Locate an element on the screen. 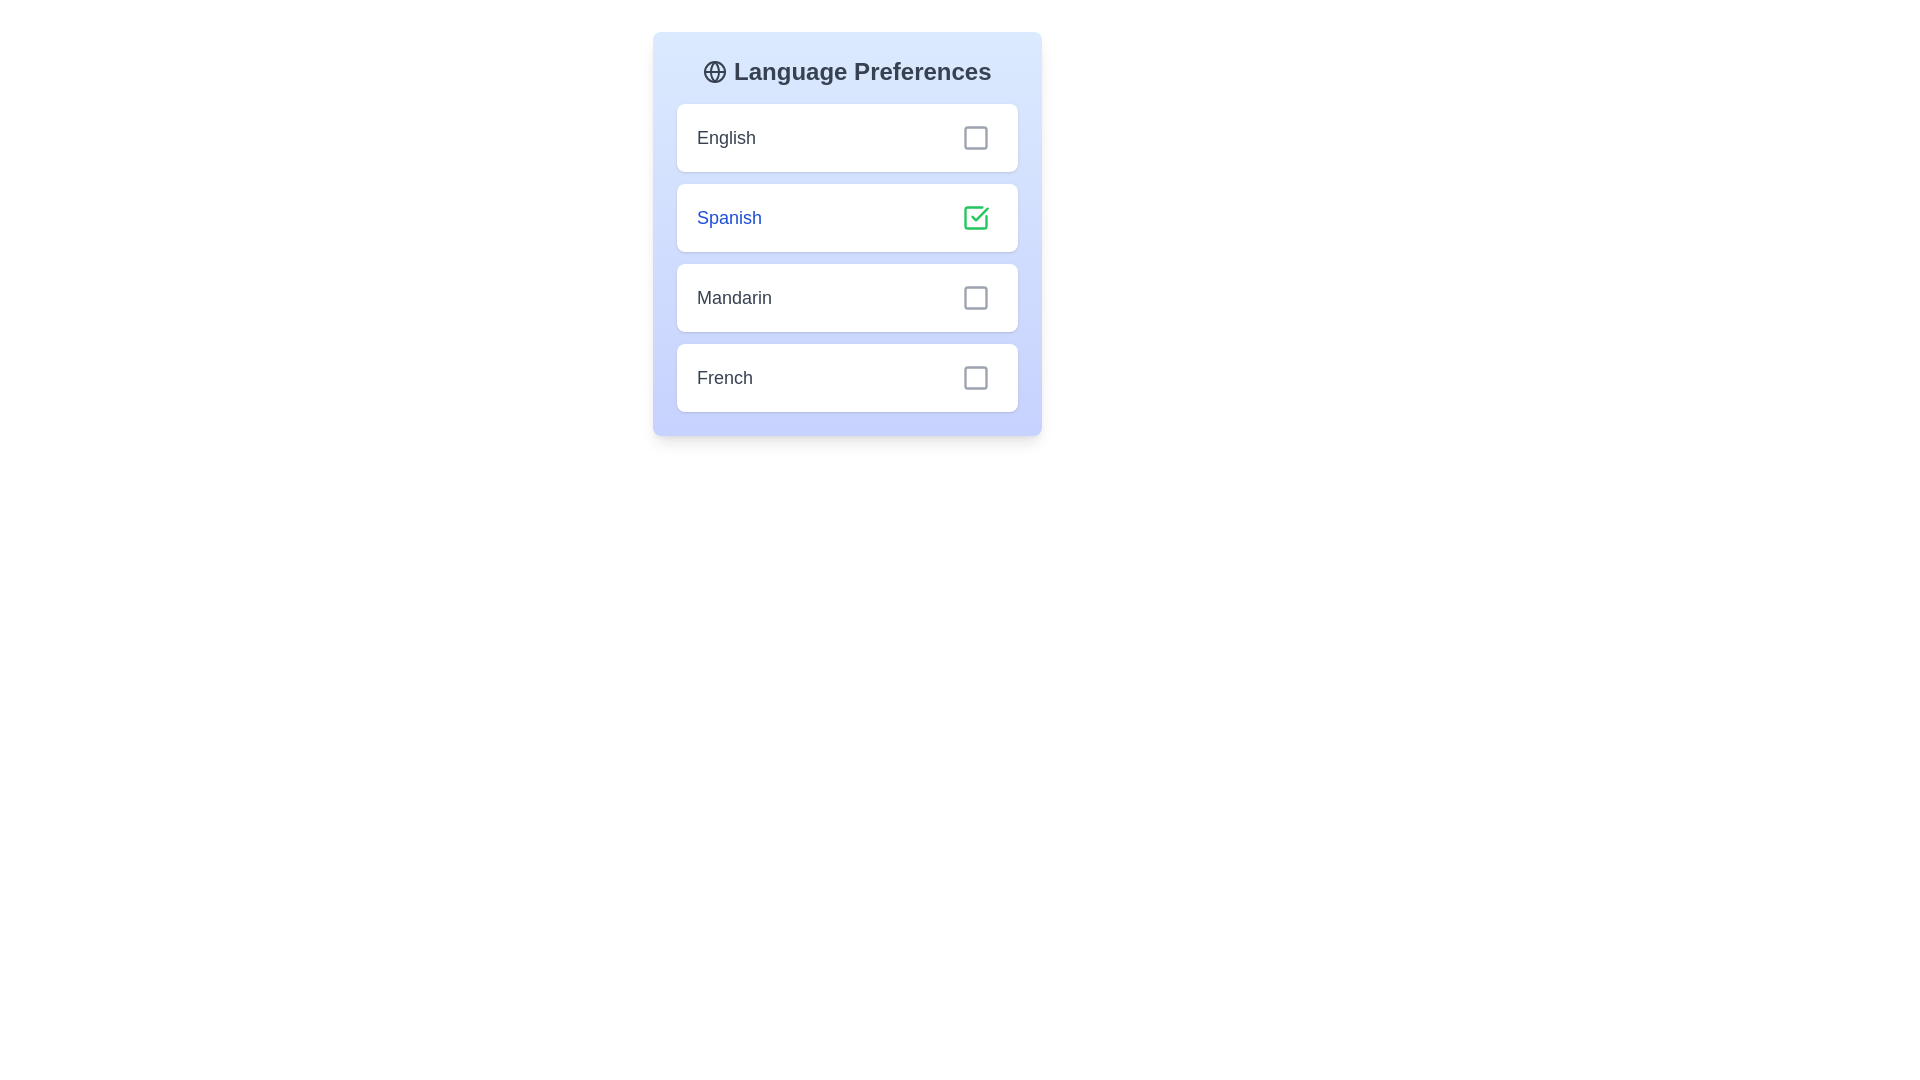 The height and width of the screenshot is (1080, 1920). the square checkbox next to the 'French' label in the language selection list is located at coordinates (975, 378).